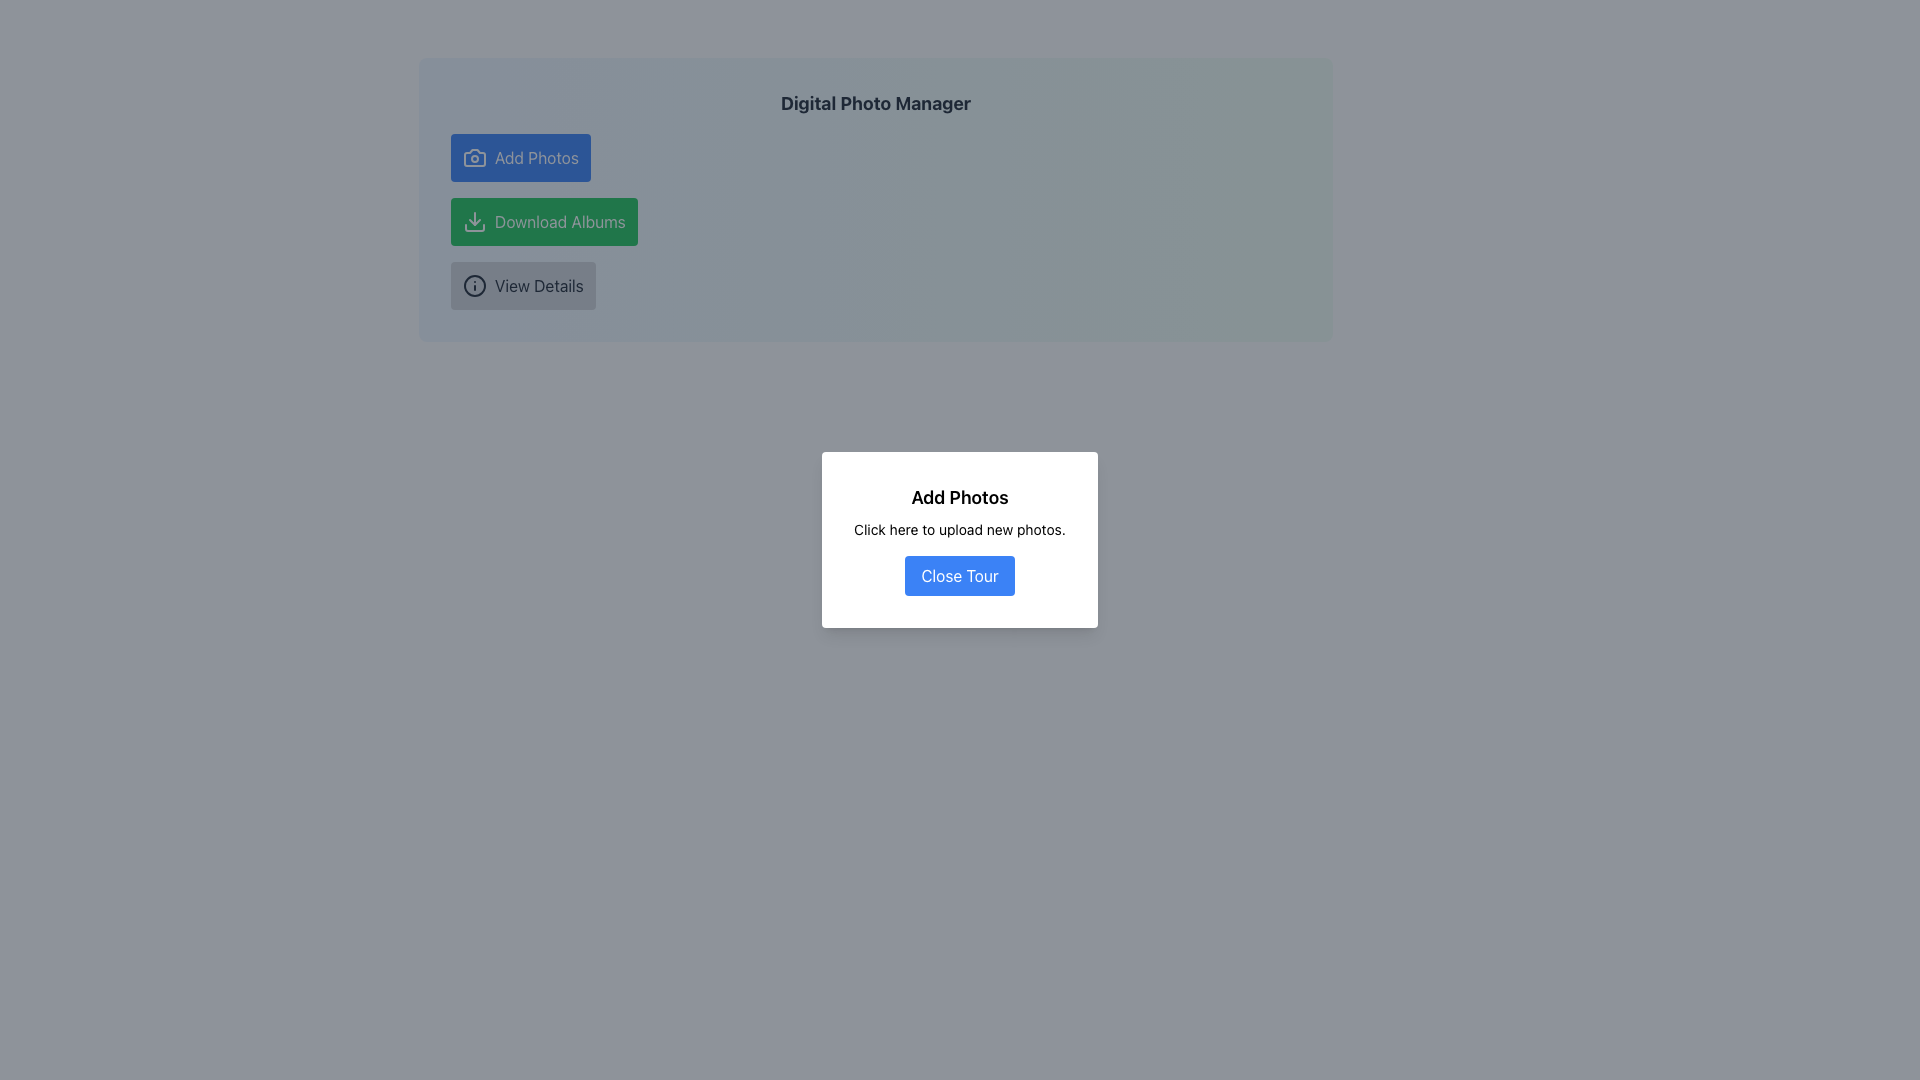 This screenshot has height=1080, width=1920. Describe the element at coordinates (539, 285) in the screenshot. I see `the text label 'View Details' located within a button with a grayish background and rounded corners, positioned below the green 'Download Albums' button` at that location.